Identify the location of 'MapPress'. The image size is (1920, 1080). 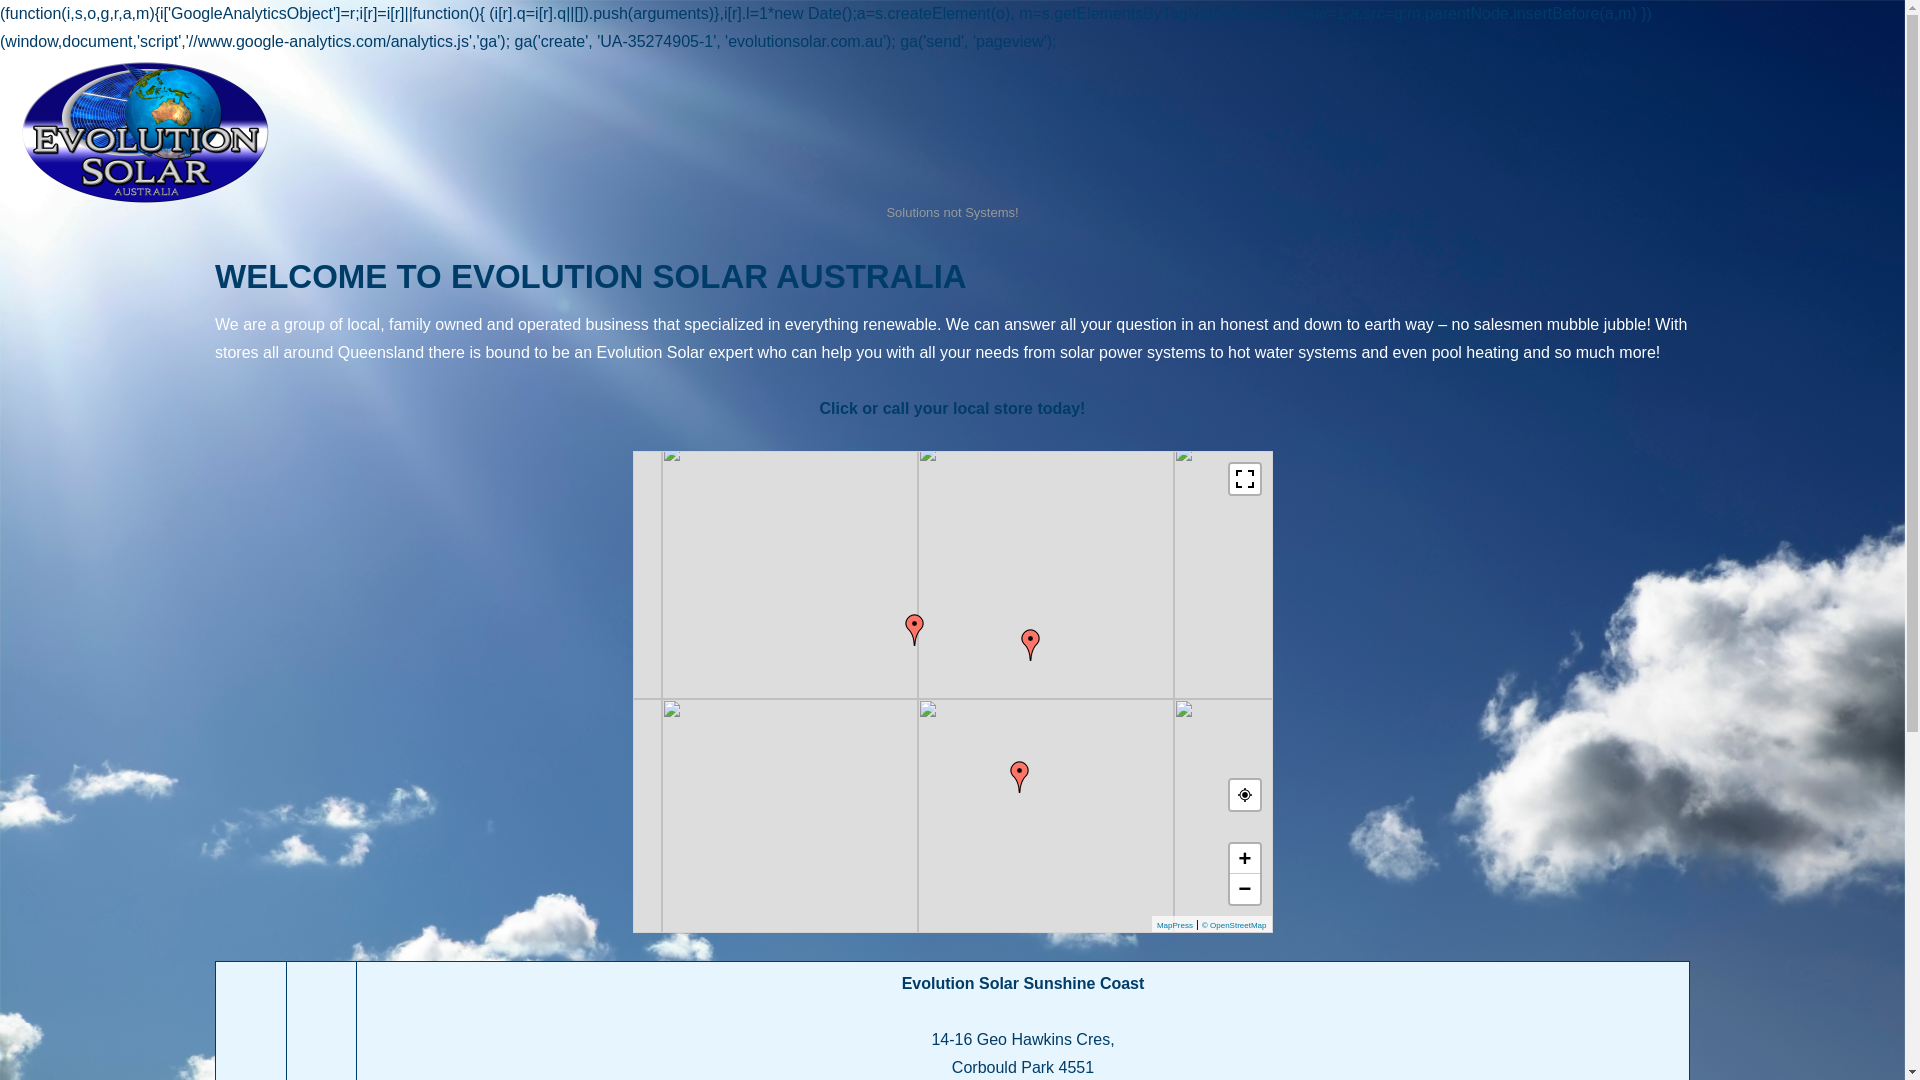
(1156, 925).